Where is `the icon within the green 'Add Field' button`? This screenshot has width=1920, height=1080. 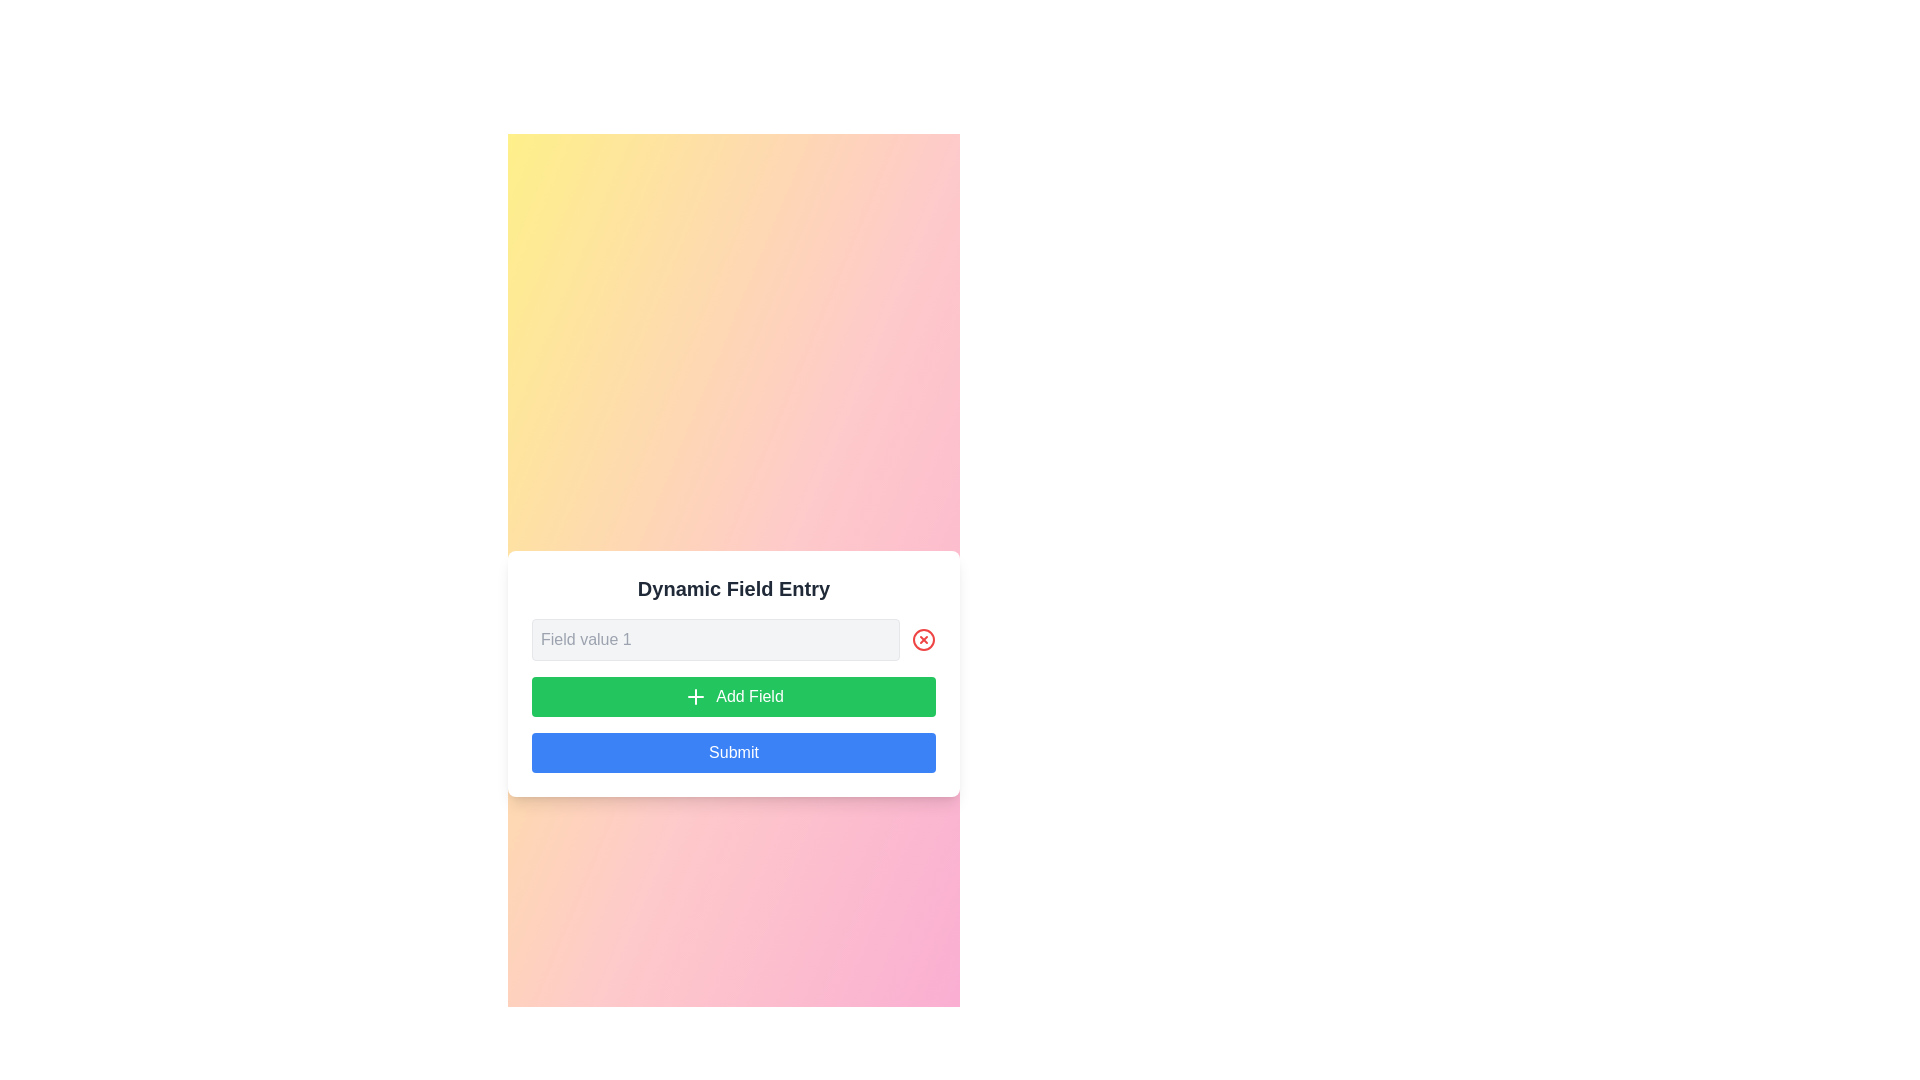 the icon within the green 'Add Field' button is located at coordinates (696, 696).